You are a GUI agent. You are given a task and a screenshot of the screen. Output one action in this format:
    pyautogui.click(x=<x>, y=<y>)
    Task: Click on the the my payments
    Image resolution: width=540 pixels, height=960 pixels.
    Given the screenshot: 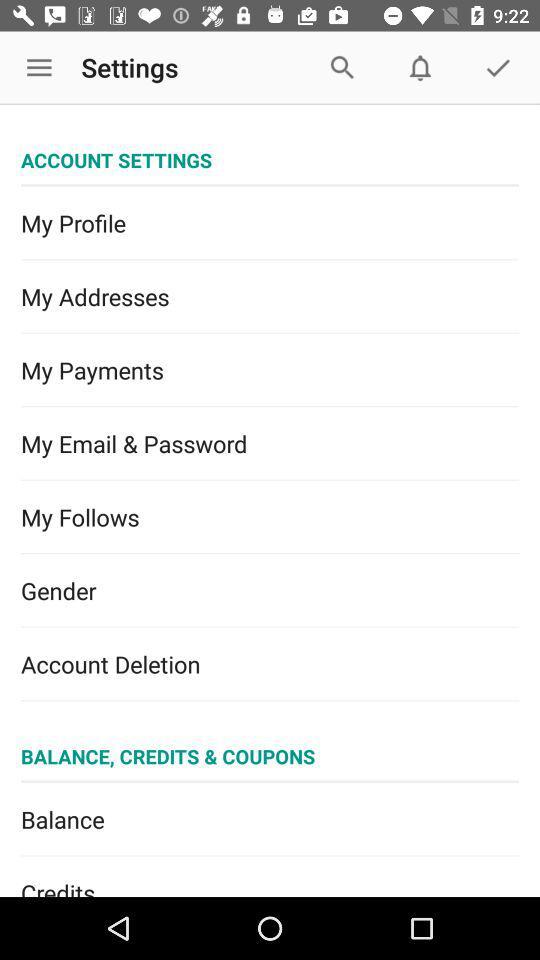 What is the action you would take?
    pyautogui.click(x=270, y=369)
    